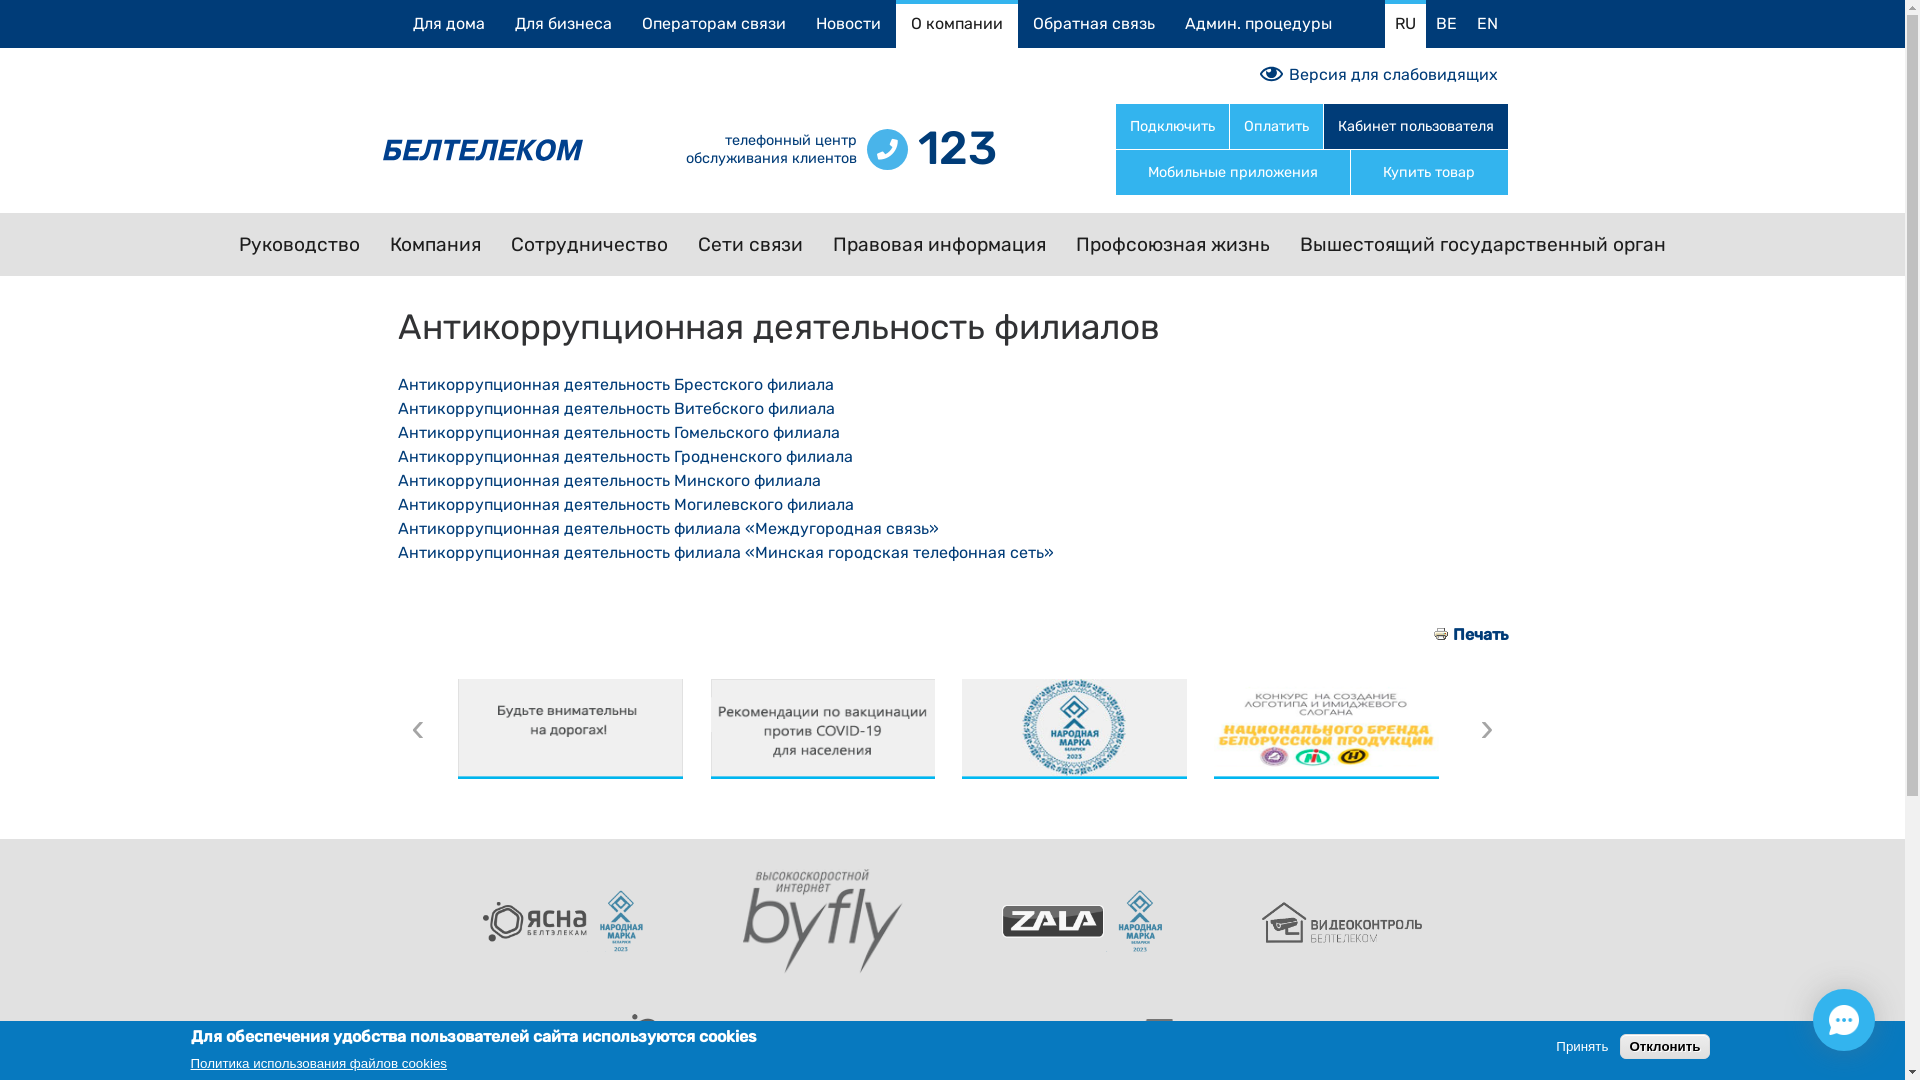 The image size is (1920, 1080). What do you see at coordinates (1446, 23) in the screenshot?
I see `'BE'` at bounding box center [1446, 23].